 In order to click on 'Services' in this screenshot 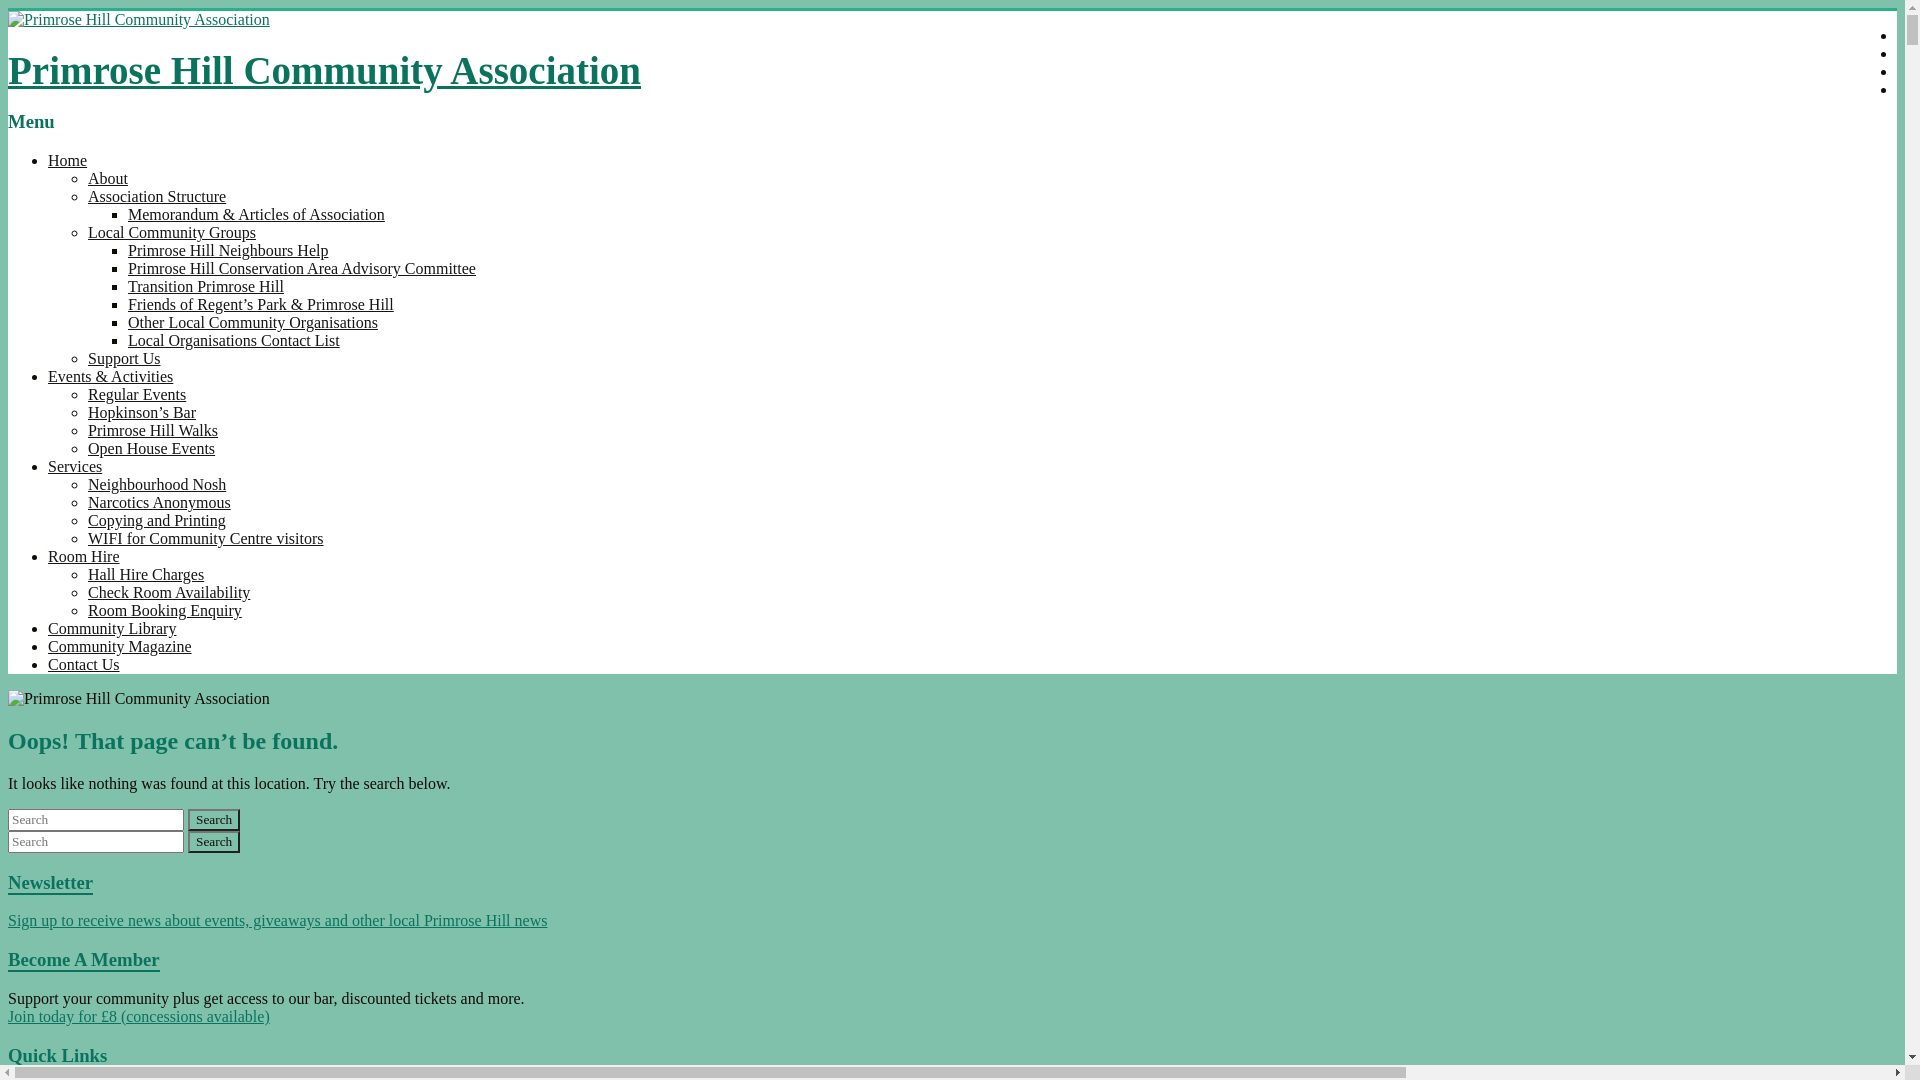, I will do `click(75, 466)`.